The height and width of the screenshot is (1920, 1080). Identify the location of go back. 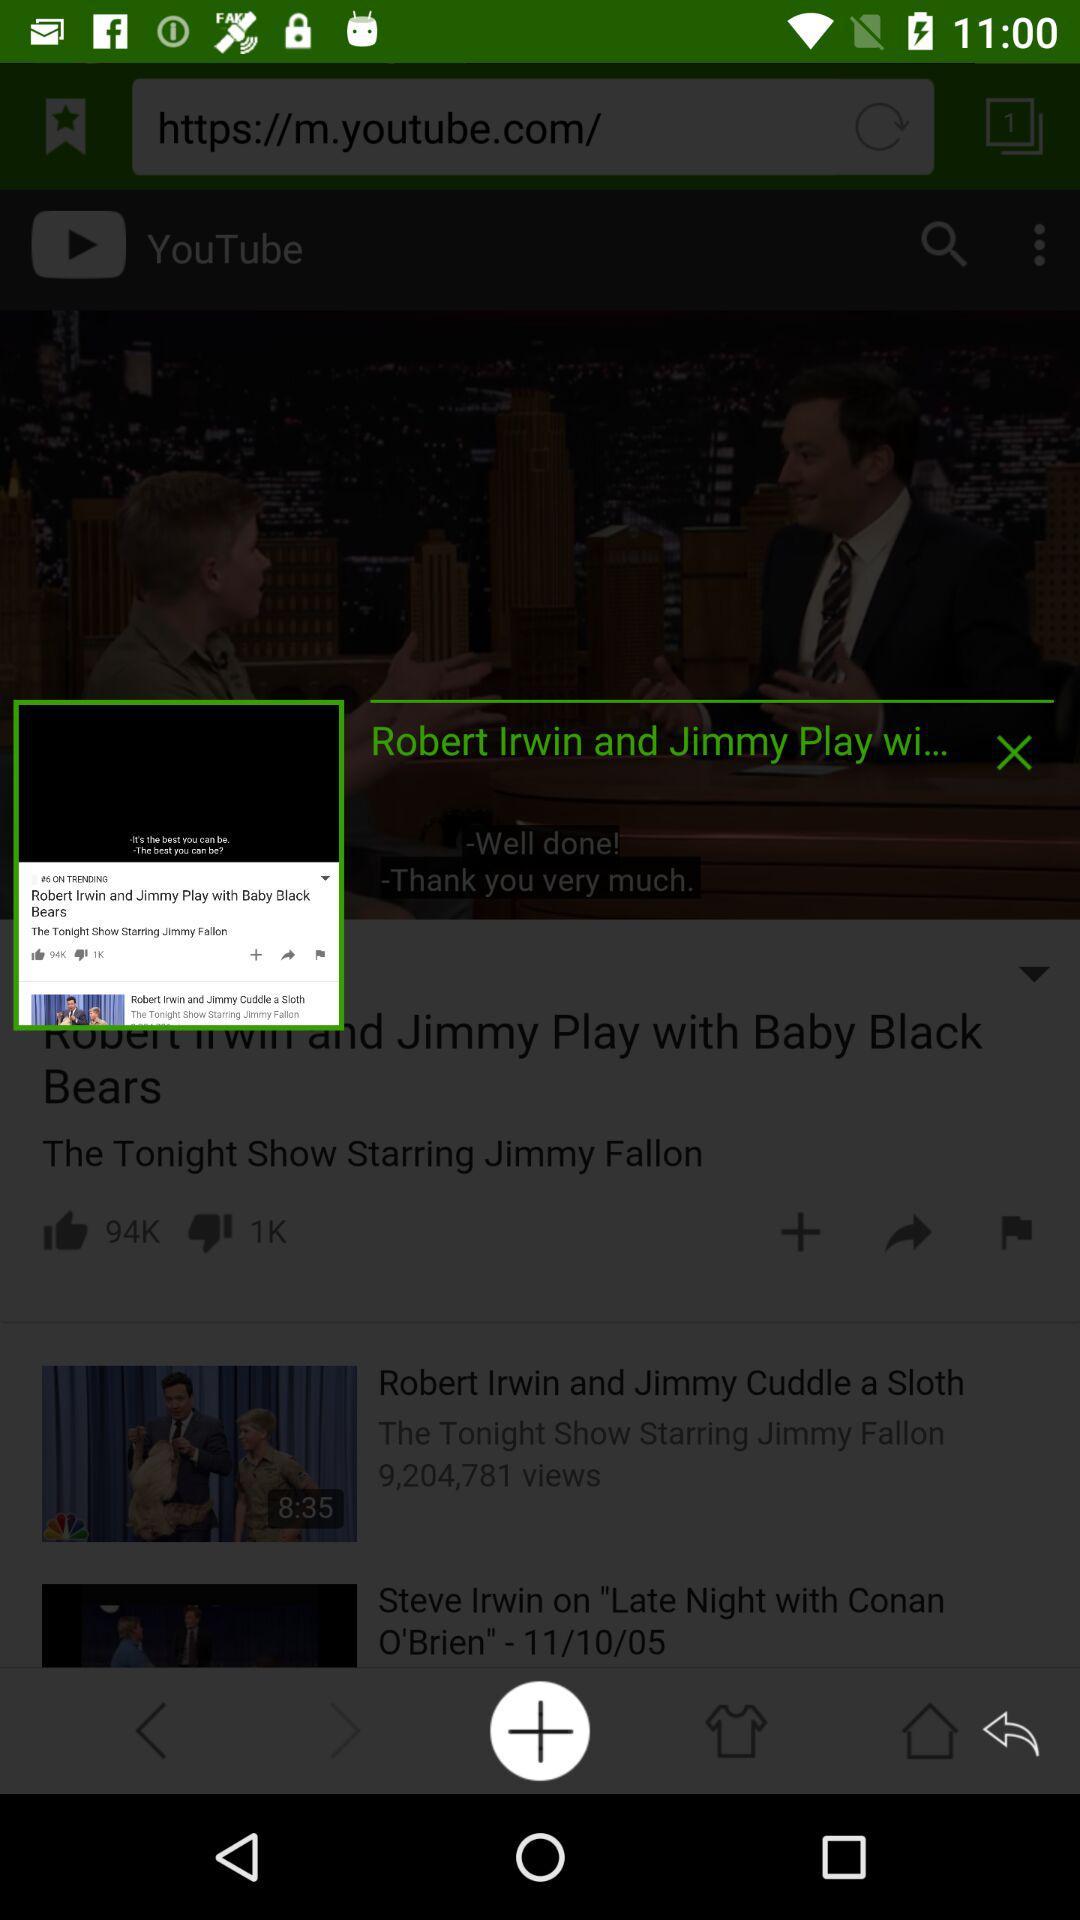
(1014, 1729).